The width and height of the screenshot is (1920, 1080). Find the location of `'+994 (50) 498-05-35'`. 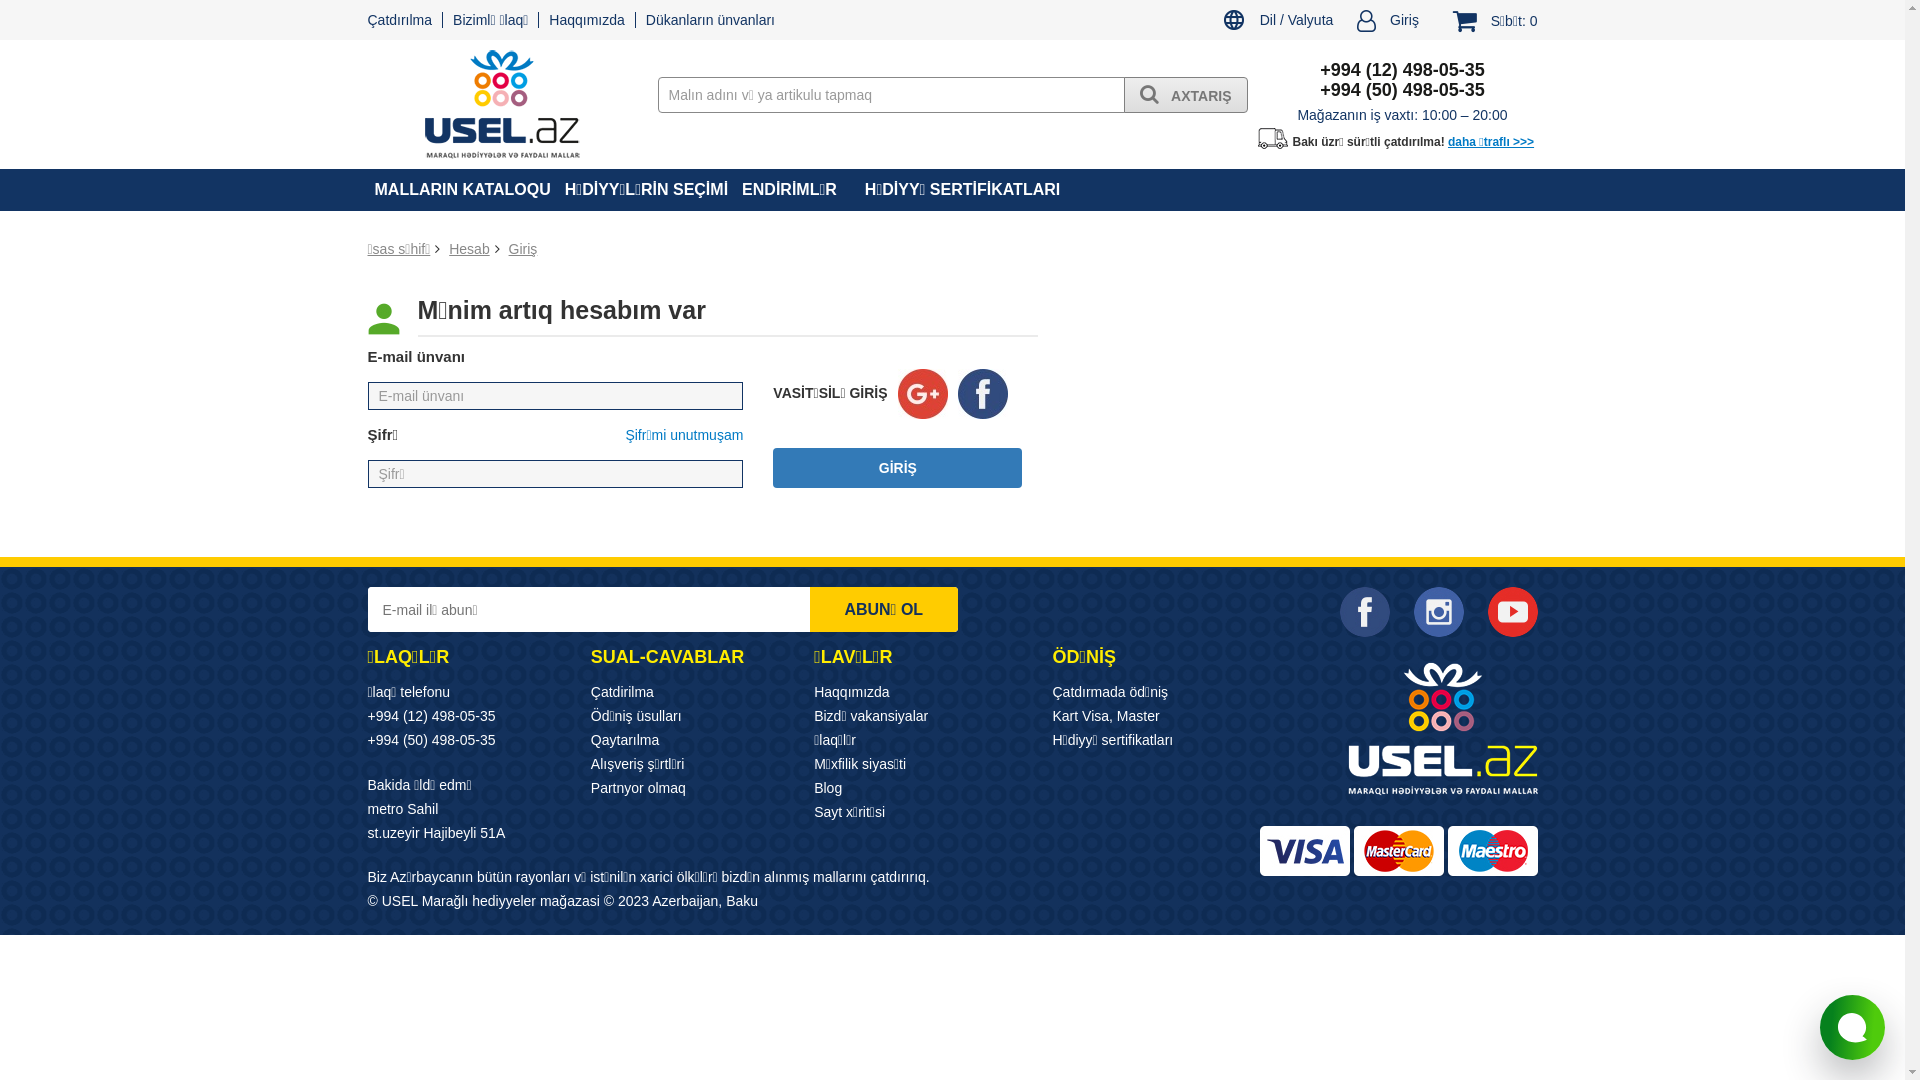

'+994 (50) 498-05-35' is located at coordinates (431, 740).